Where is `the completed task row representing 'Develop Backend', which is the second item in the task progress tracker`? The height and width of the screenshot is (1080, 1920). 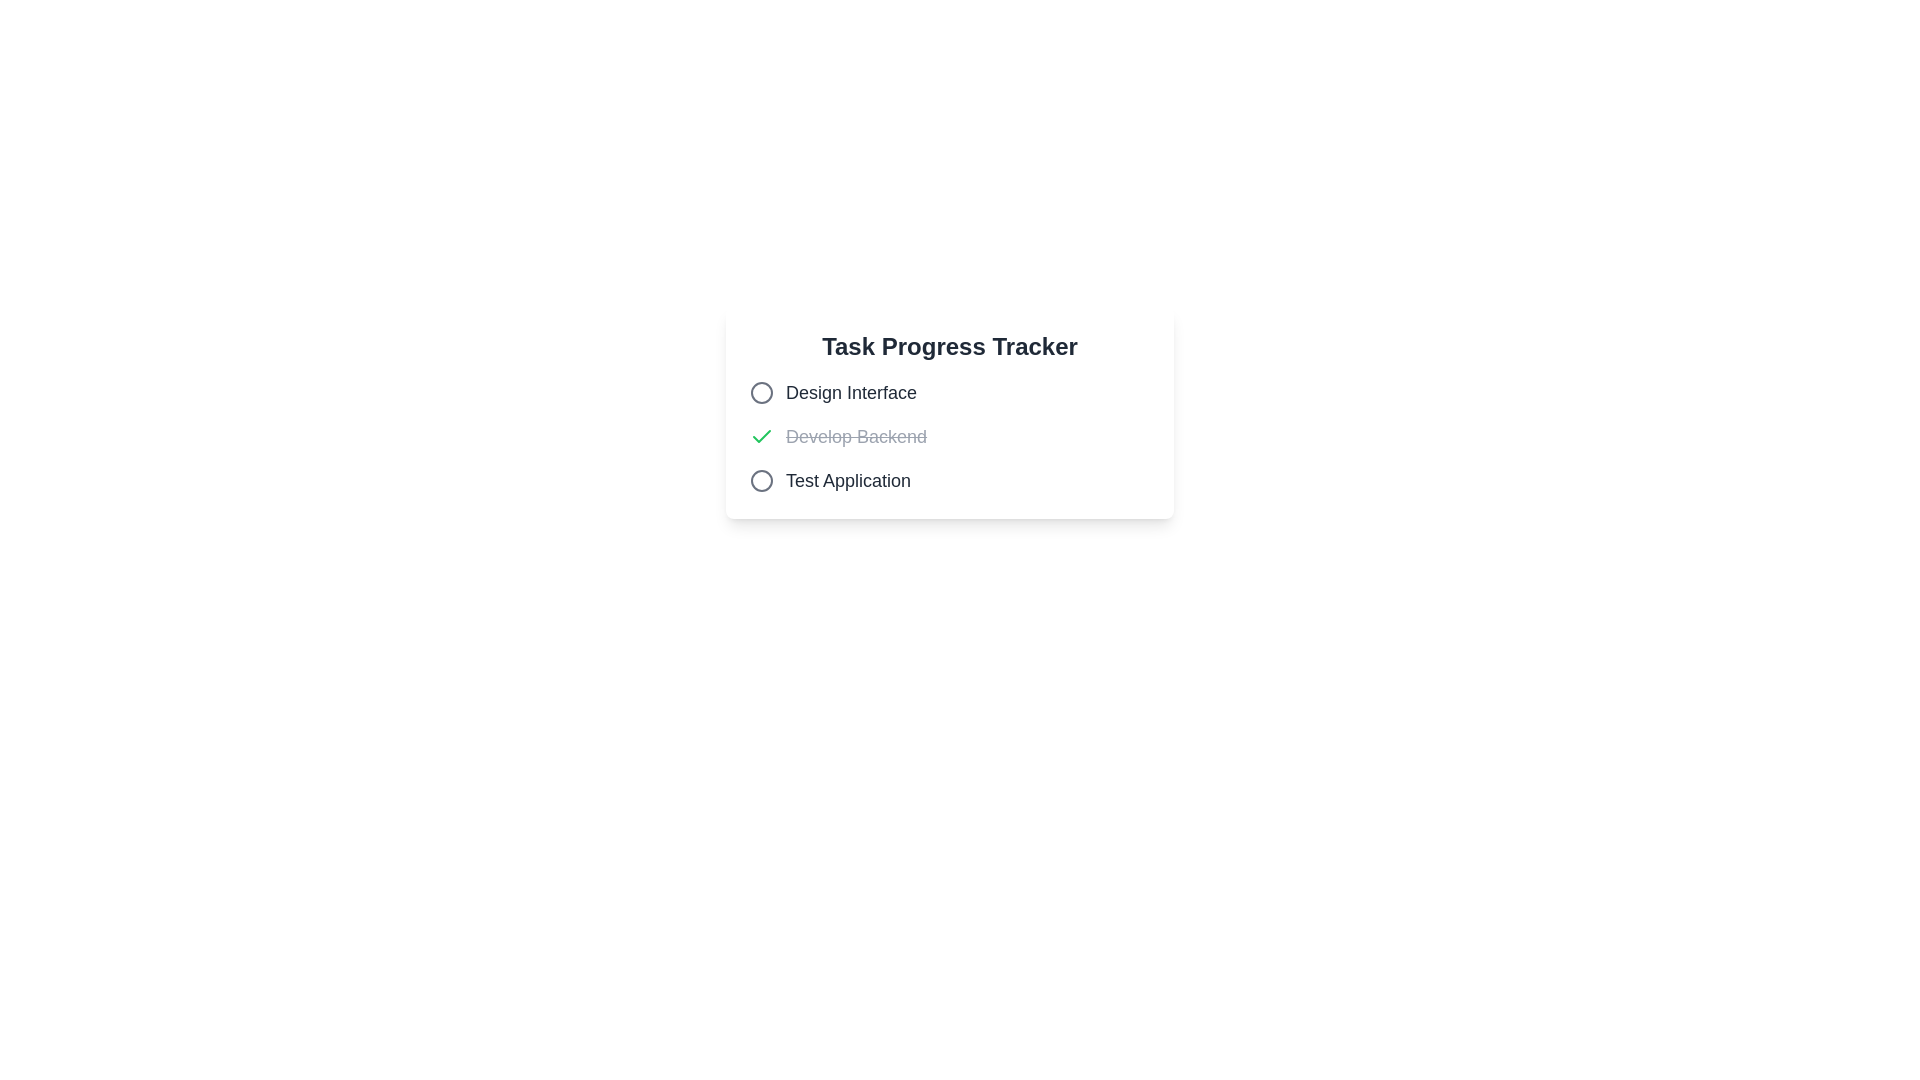
the completed task row representing 'Develop Backend', which is the second item in the task progress tracker is located at coordinates (949, 435).